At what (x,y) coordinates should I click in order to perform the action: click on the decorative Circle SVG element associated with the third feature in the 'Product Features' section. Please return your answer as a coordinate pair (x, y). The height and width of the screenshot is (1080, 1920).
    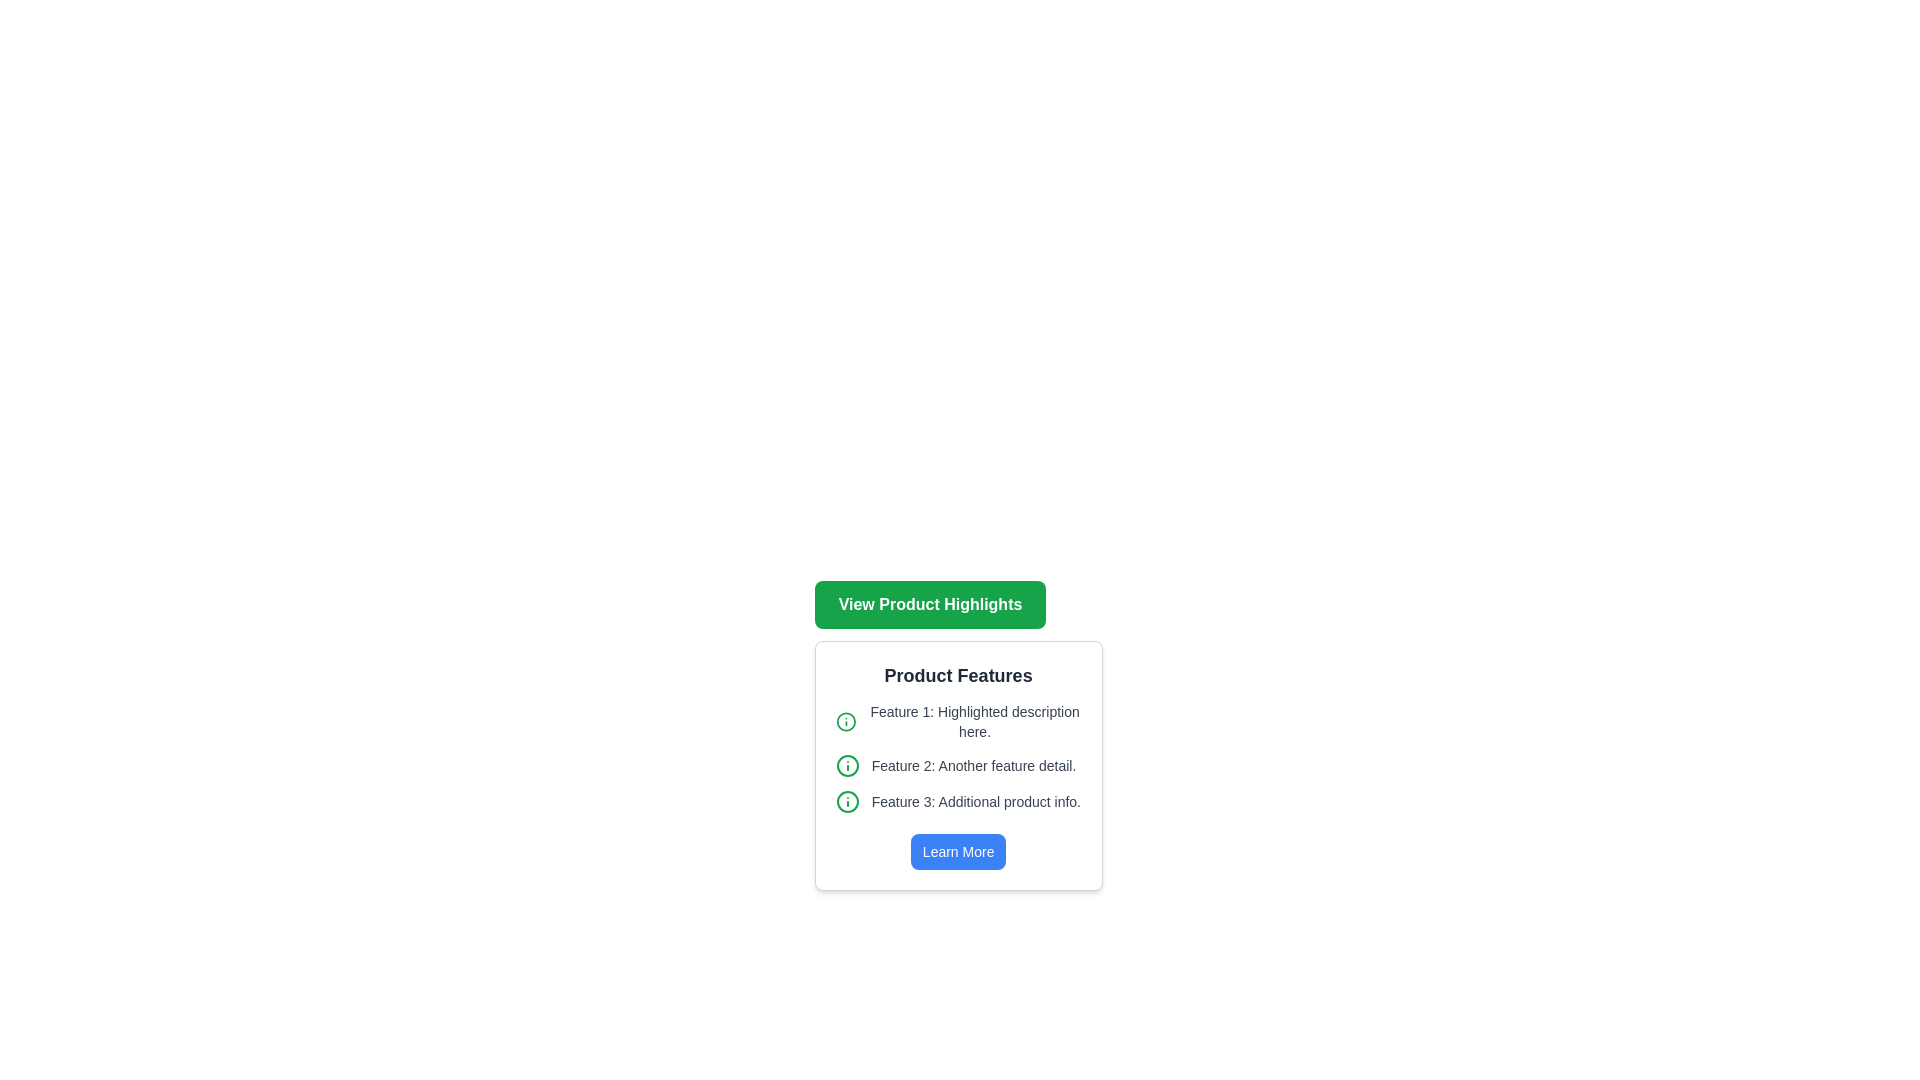
    Looking at the image, I should click on (847, 801).